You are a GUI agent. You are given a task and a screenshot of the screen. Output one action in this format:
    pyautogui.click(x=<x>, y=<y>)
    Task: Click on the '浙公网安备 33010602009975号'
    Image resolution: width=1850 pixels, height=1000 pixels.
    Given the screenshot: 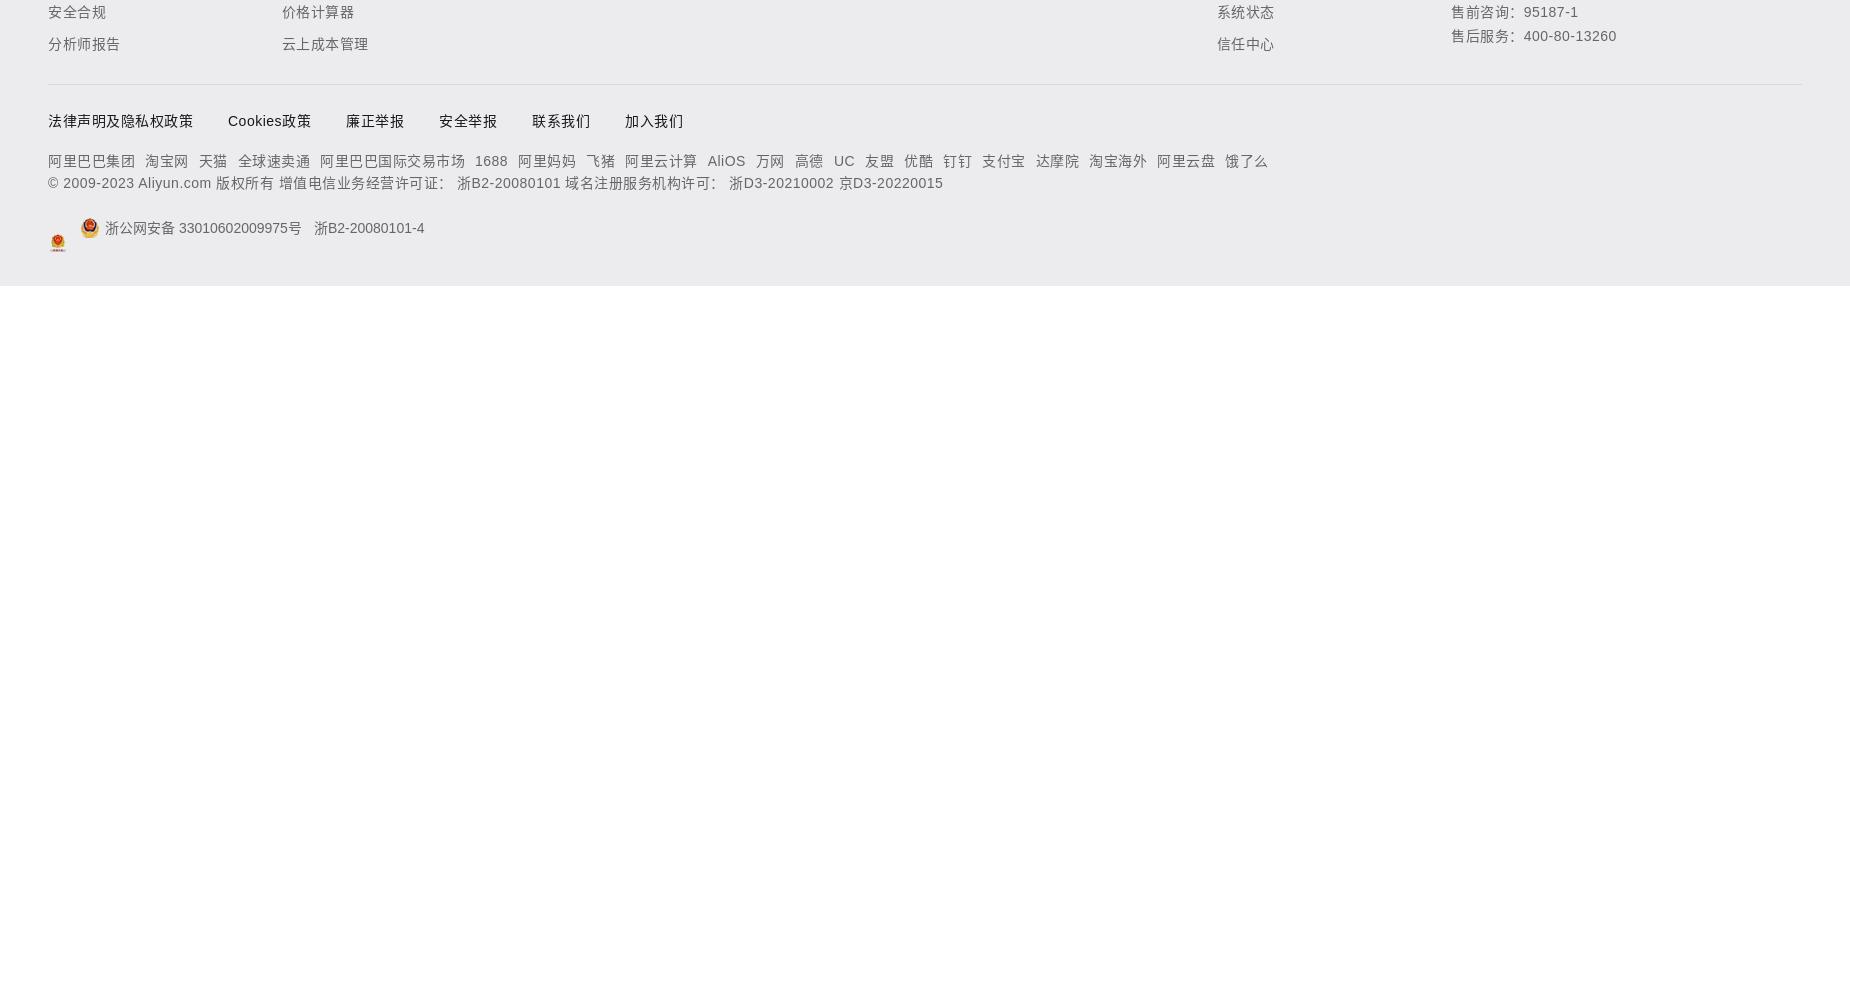 What is the action you would take?
    pyautogui.click(x=201, y=227)
    